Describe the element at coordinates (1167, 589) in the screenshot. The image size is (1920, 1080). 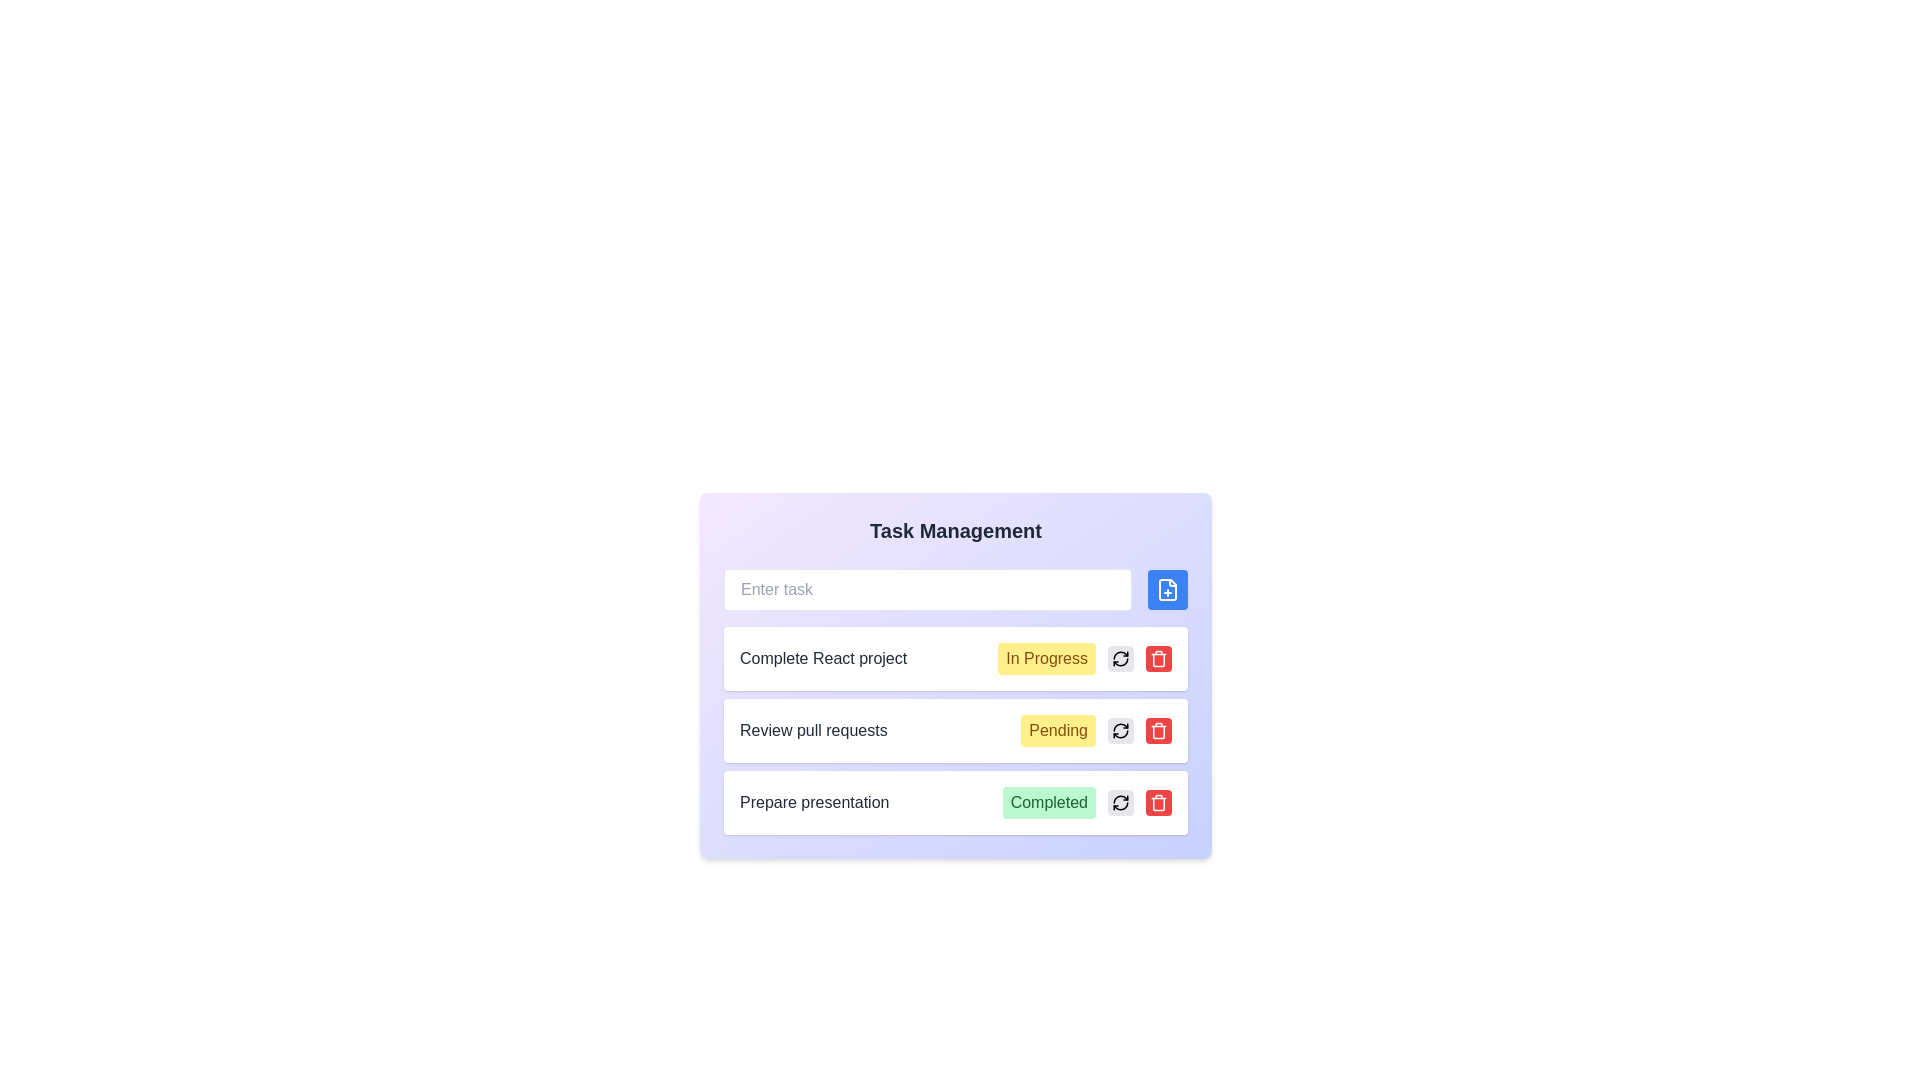
I see `the icon button located at the right end of the 'Enter task' text input field` at that location.